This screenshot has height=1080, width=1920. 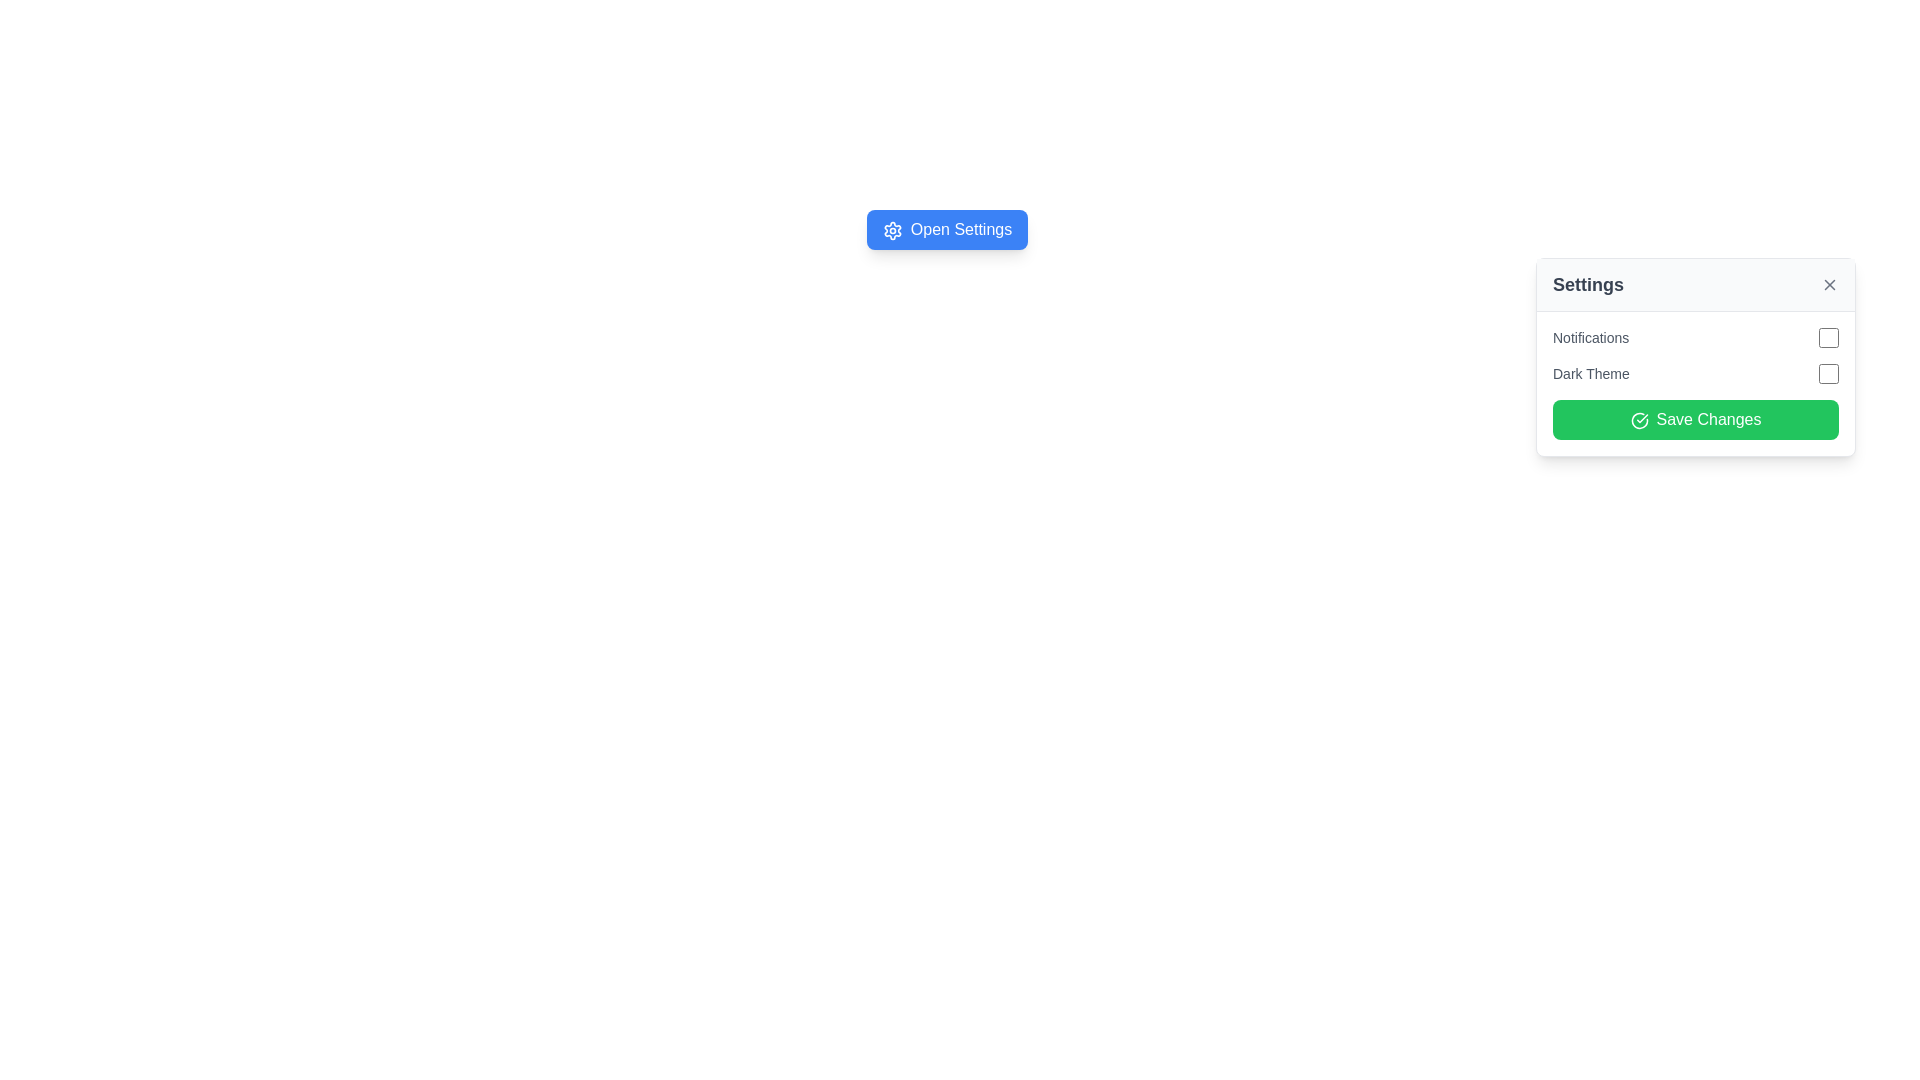 I want to click on the circular checkmark icon positioned to the left of the 'Save Changes' green button, so click(x=1639, y=419).